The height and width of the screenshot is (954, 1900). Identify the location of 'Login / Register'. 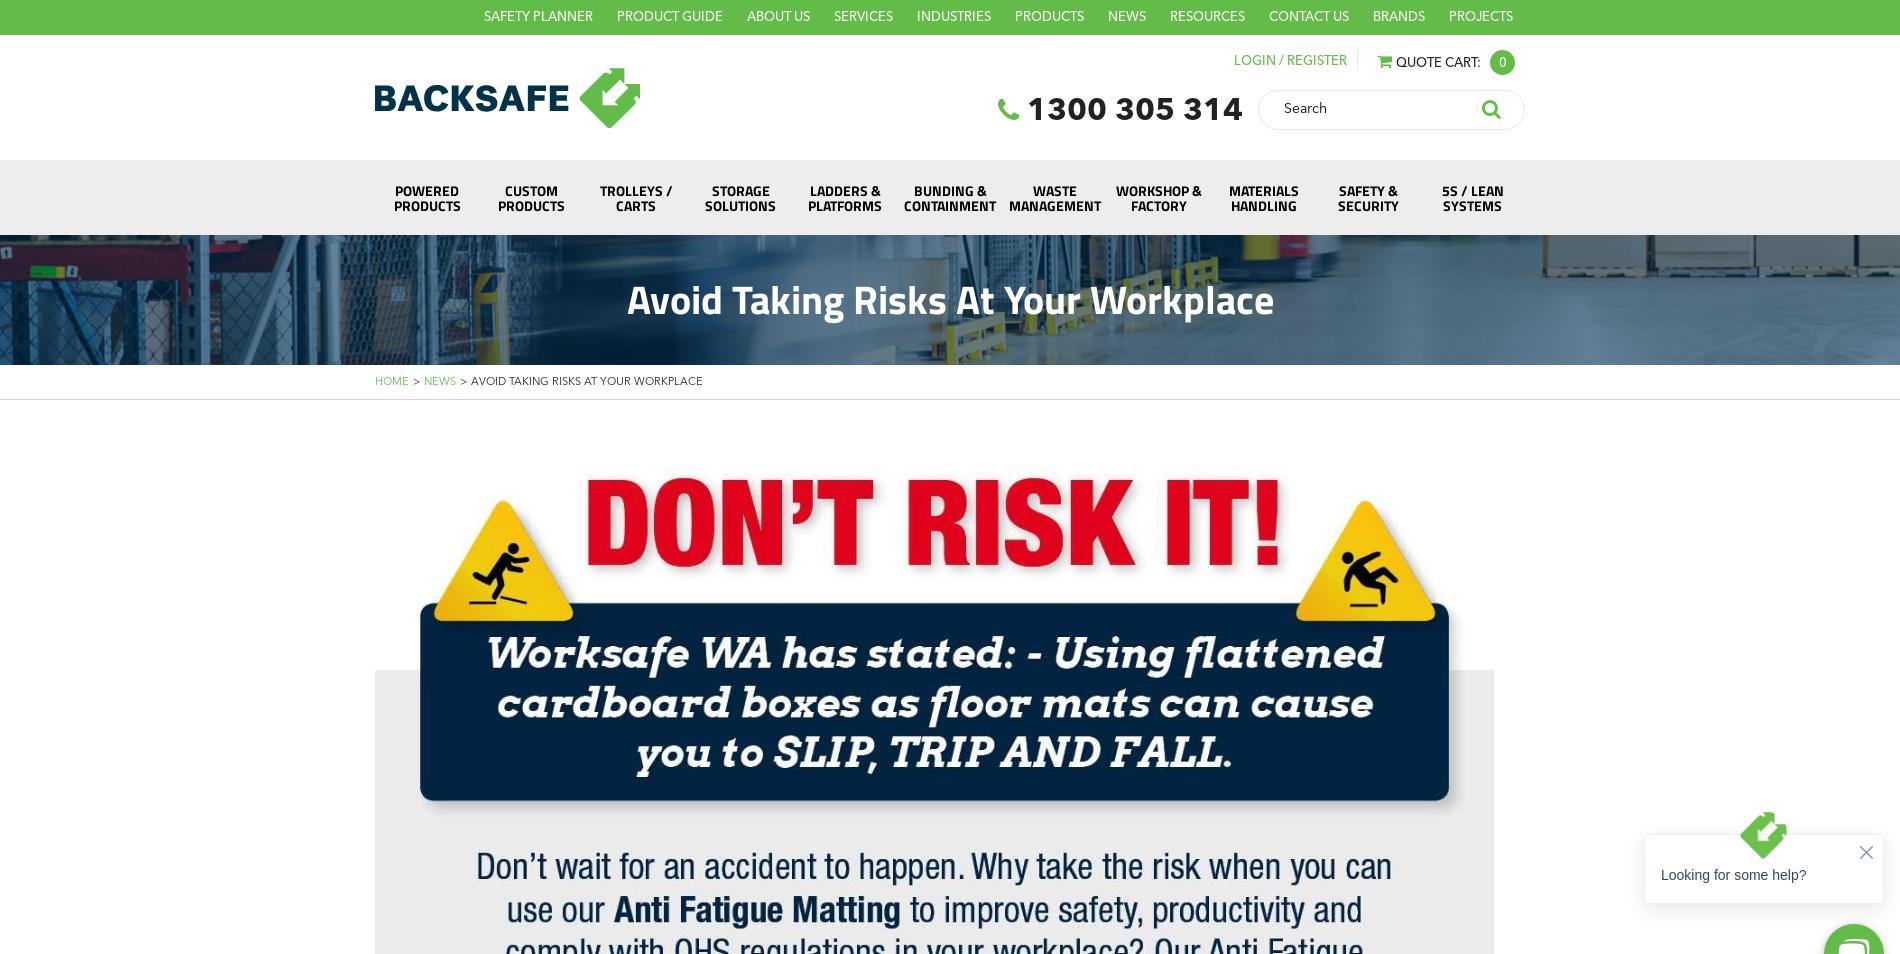
(1289, 60).